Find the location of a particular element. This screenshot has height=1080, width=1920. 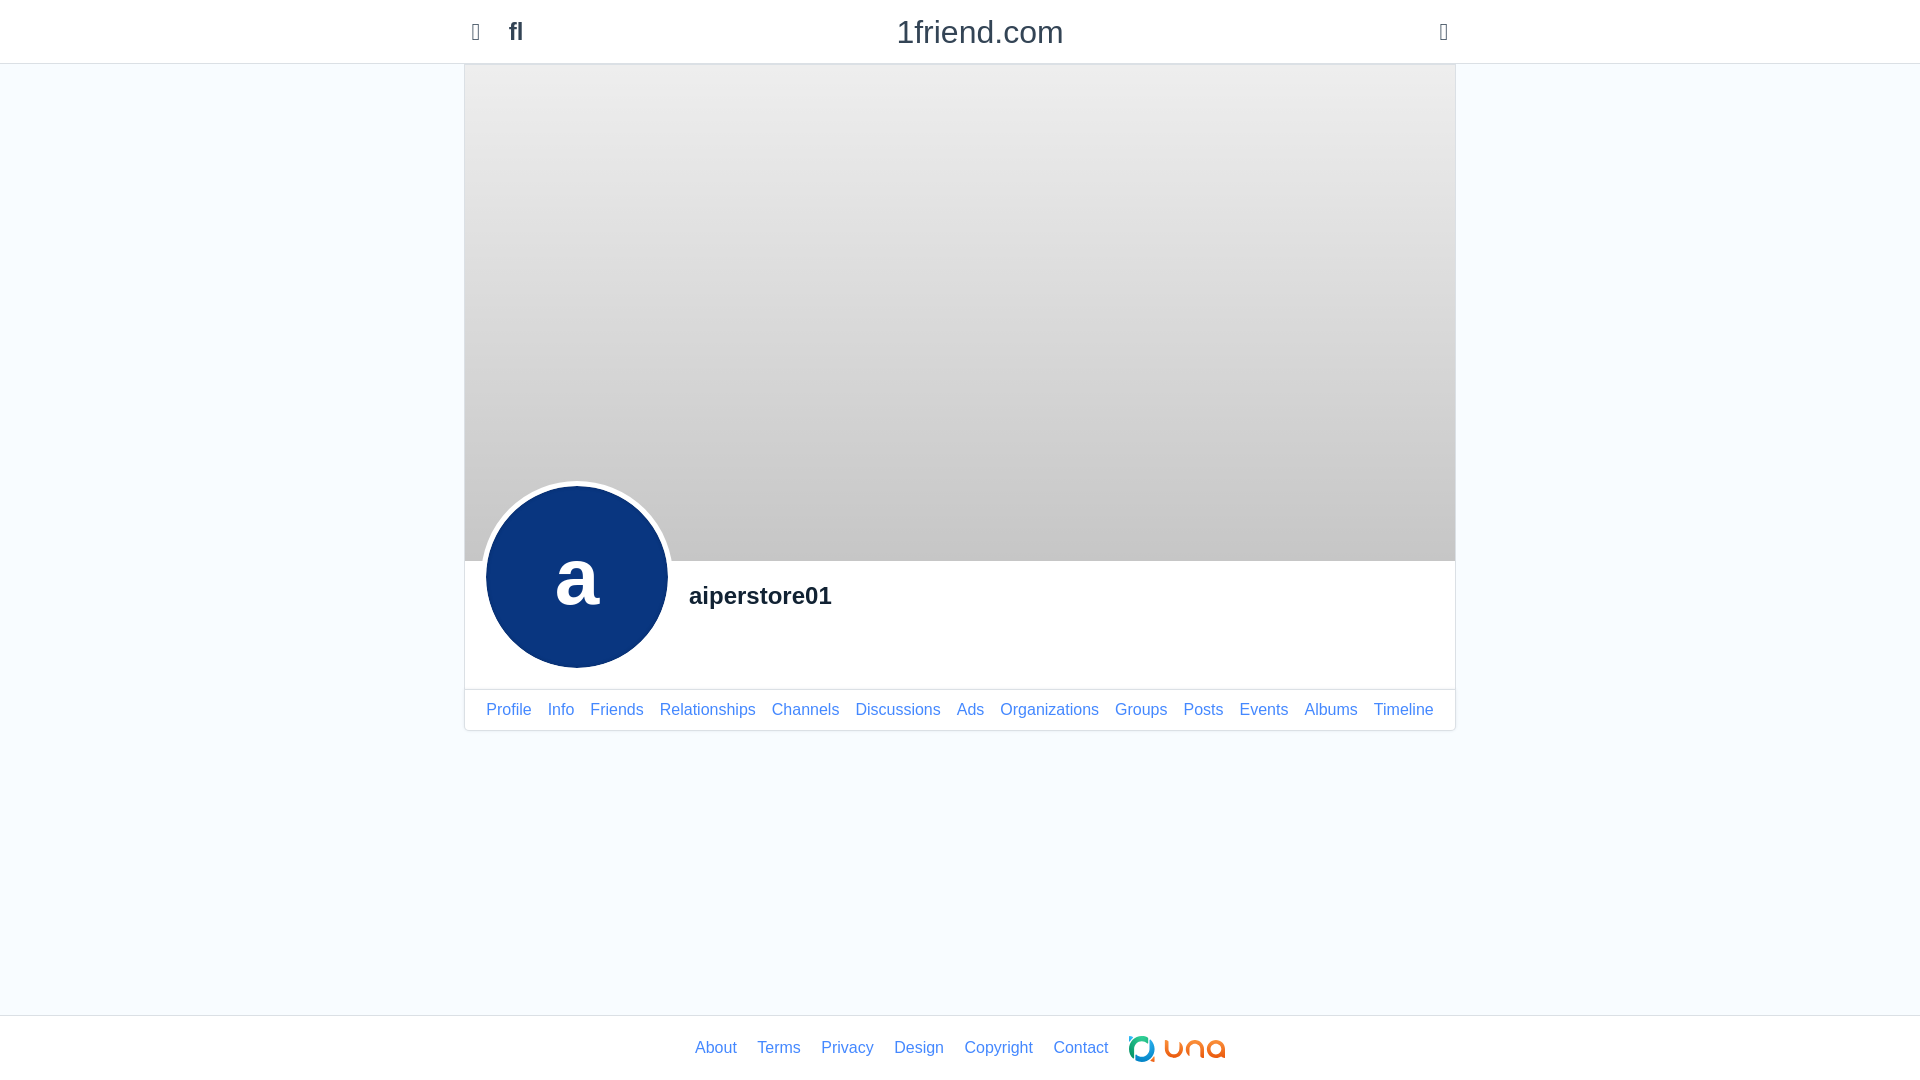

'Powered by UNA Community Management System' is located at coordinates (1176, 1048).